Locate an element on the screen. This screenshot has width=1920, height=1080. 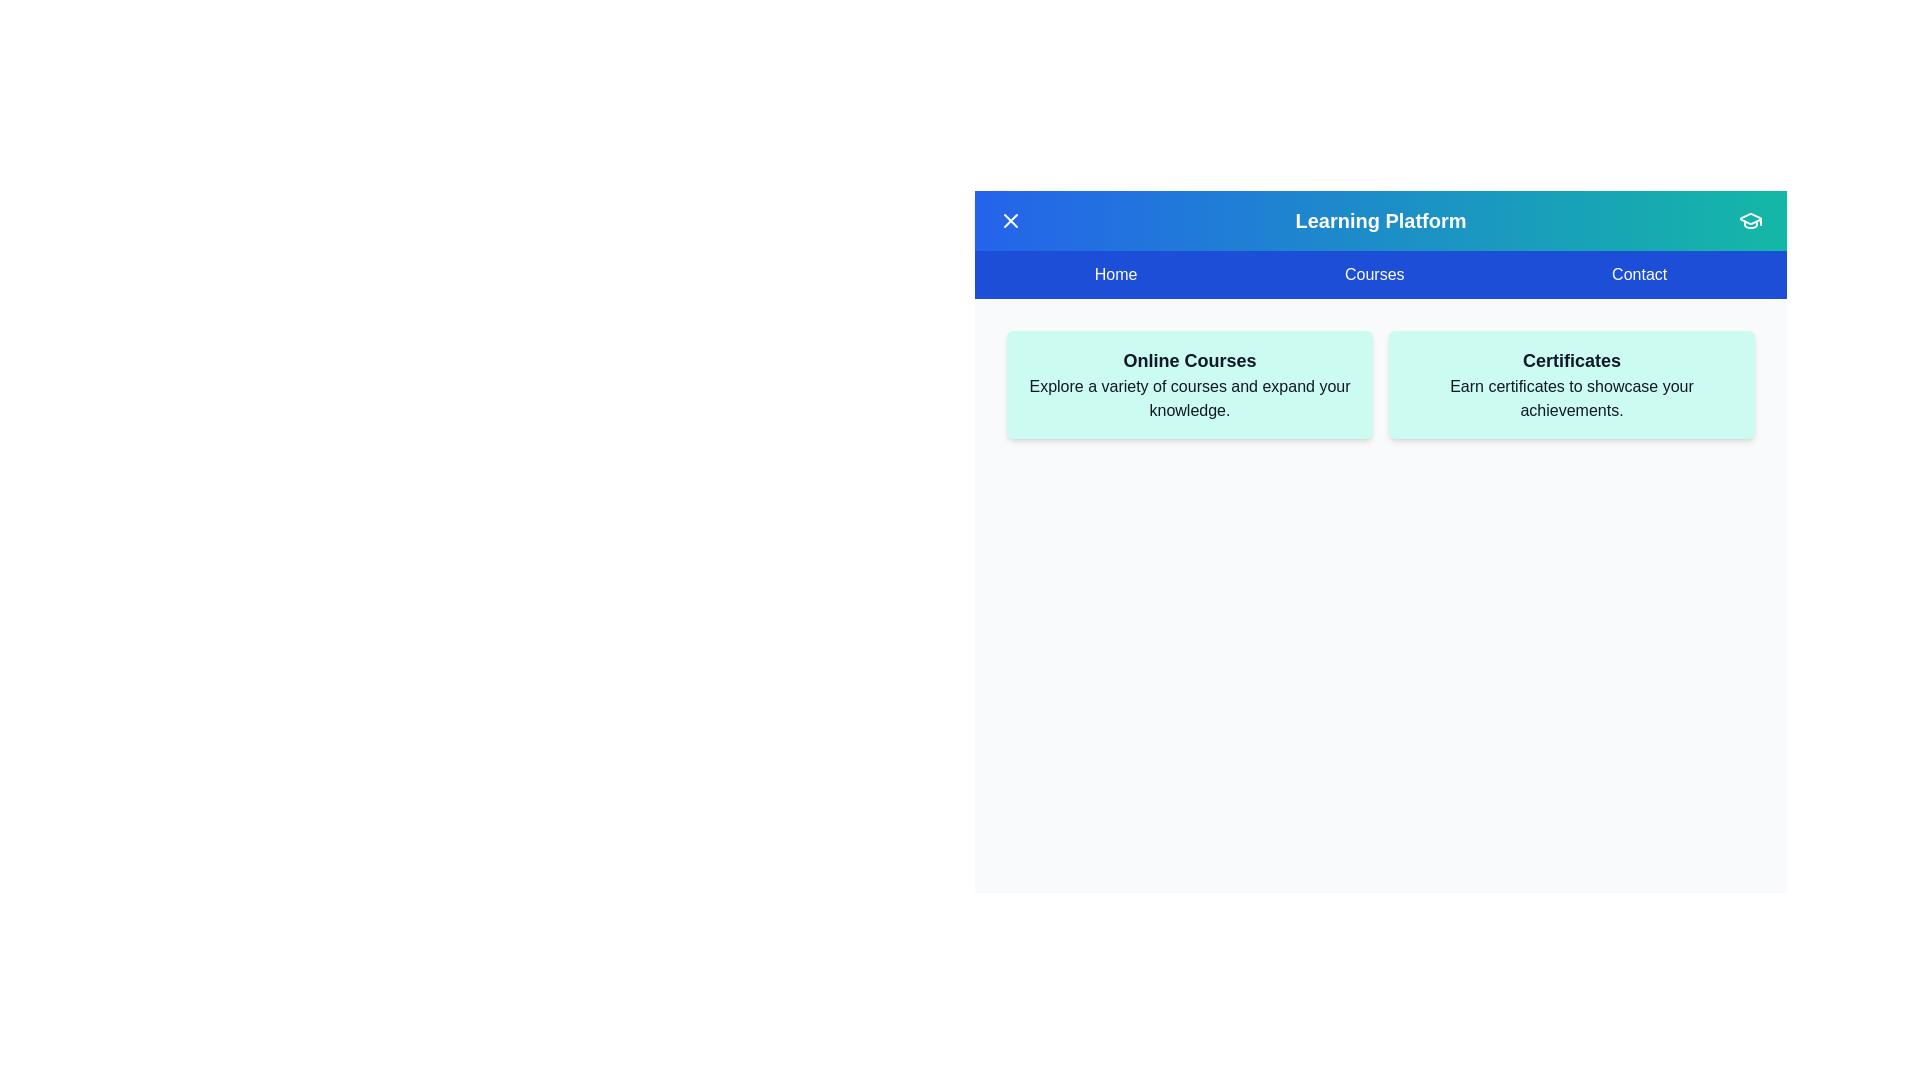
the 'Contact' menu item in the navigation bar is located at coordinates (1638, 274).